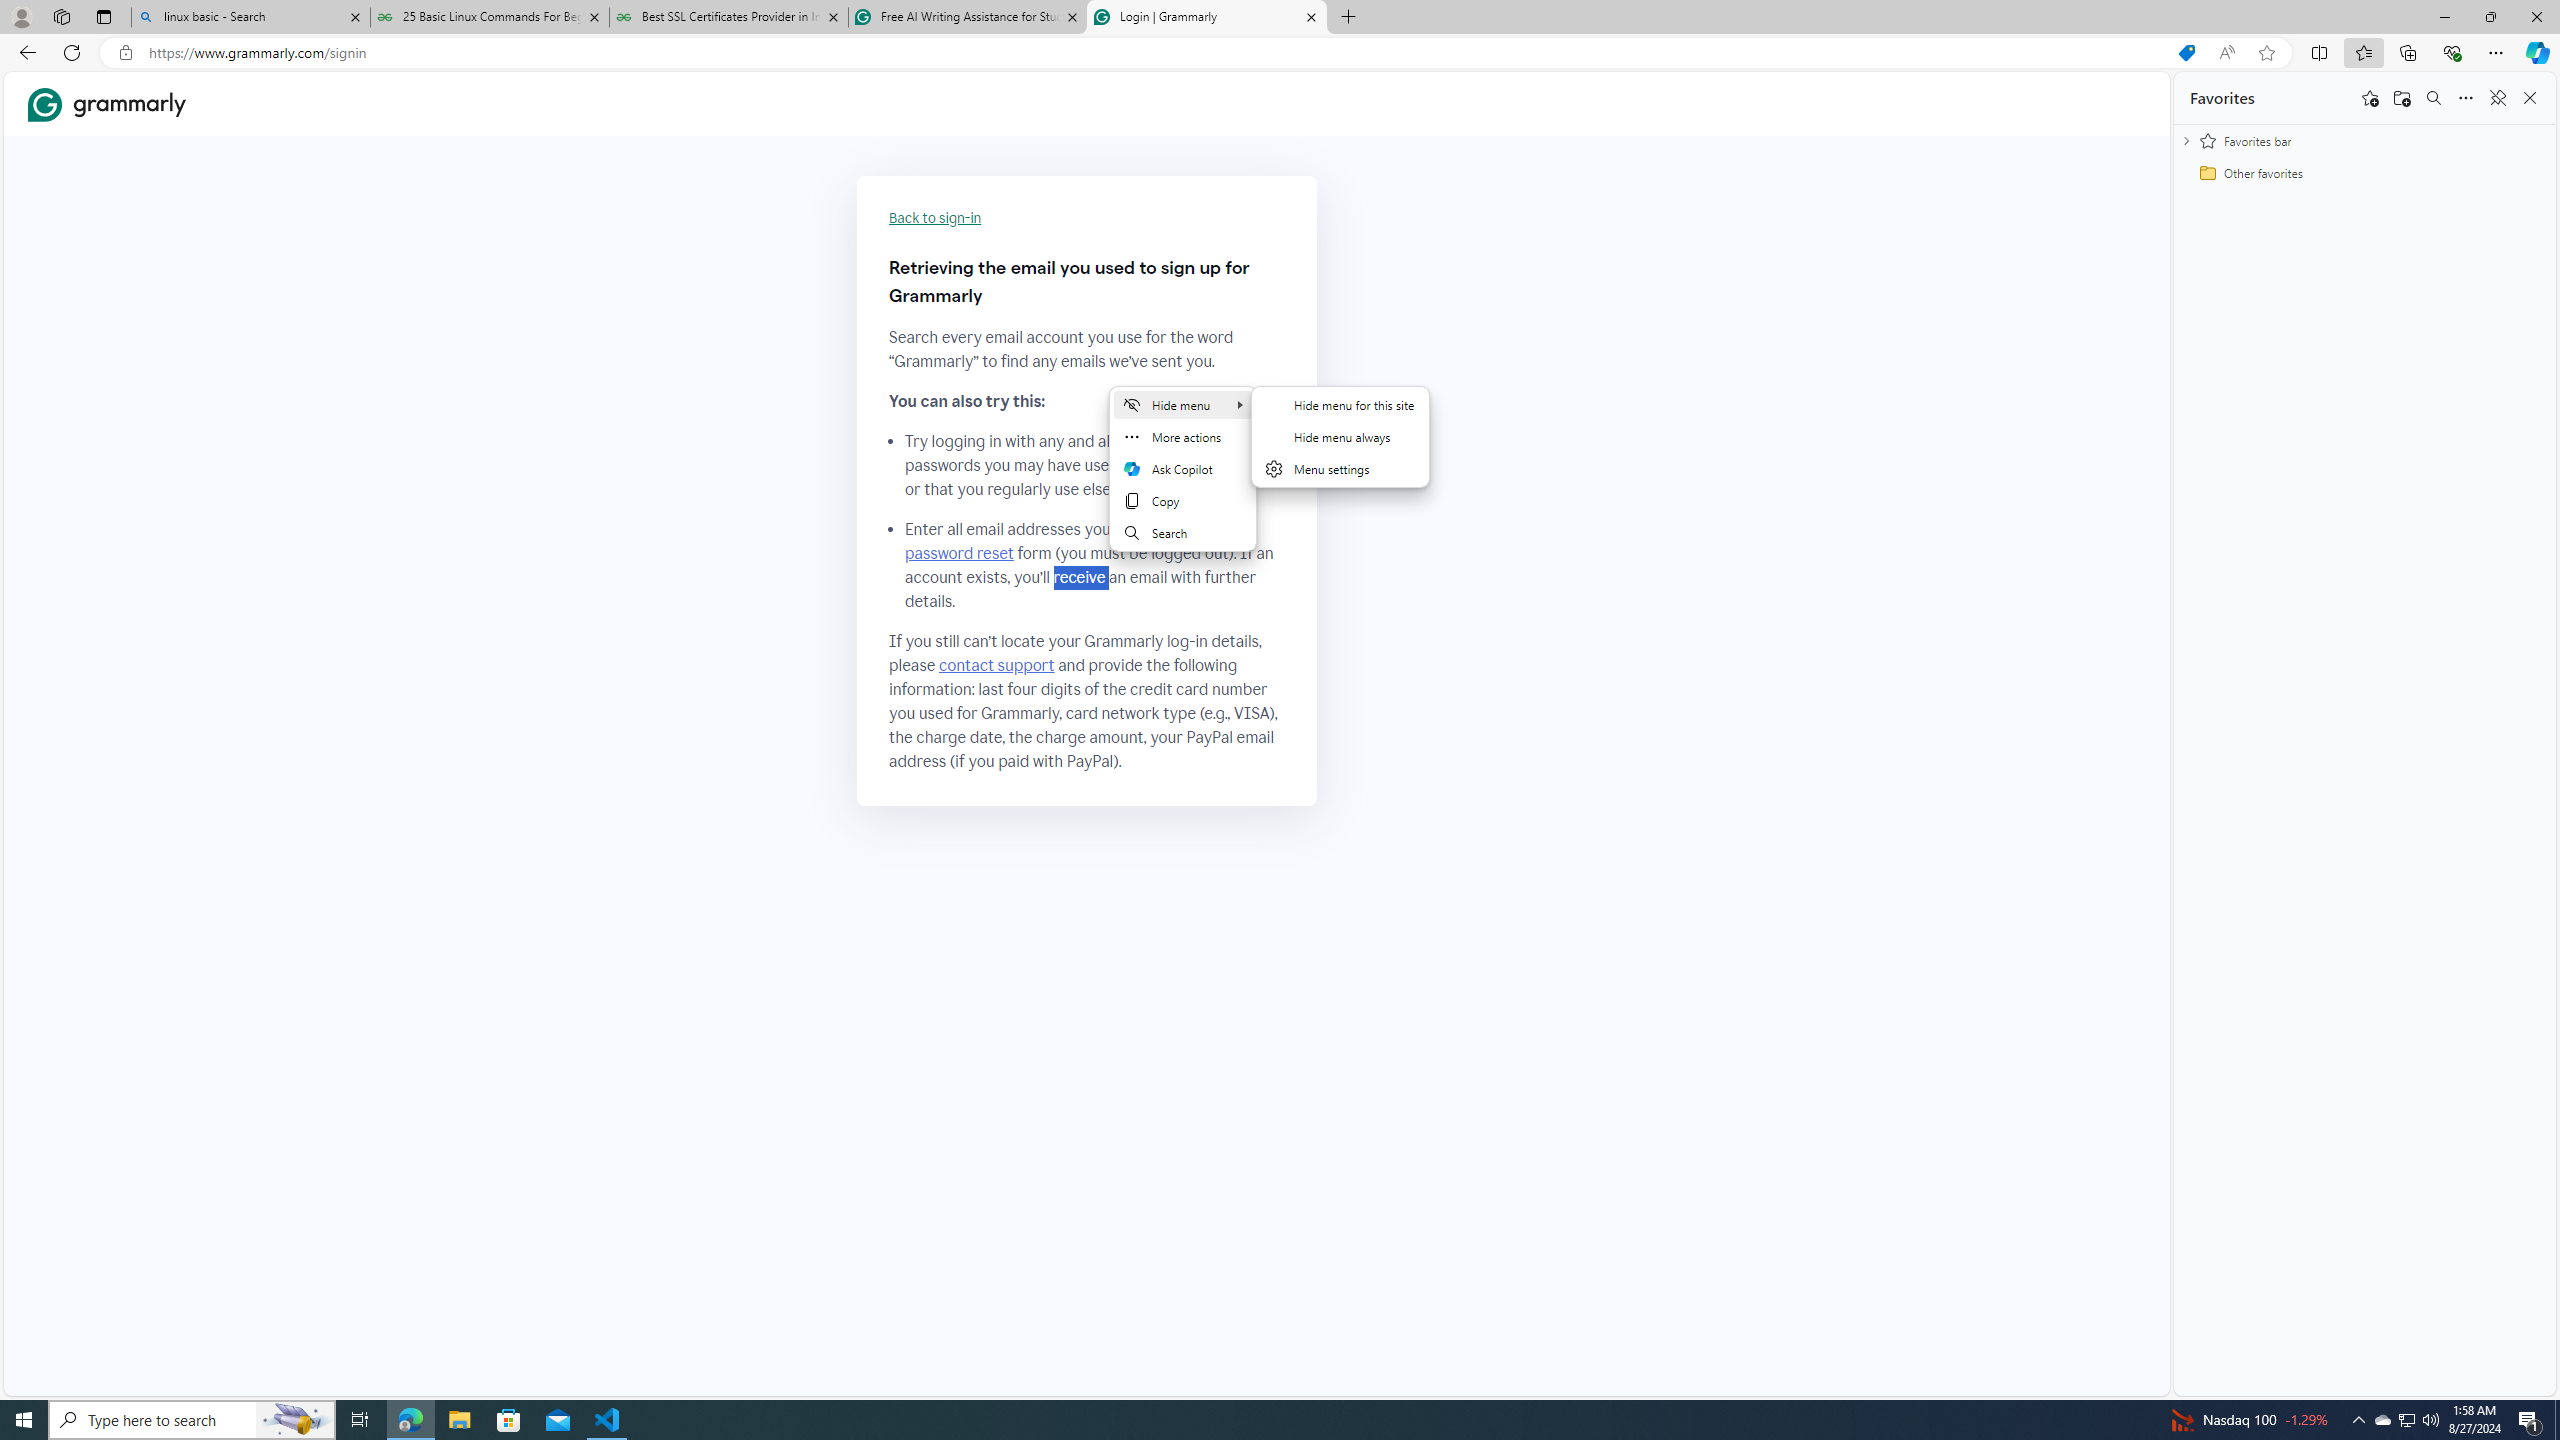  What do you see at coordinates (2433, 96) in the screenshot?
I see `'Search favorites'` at bounding box center [2433, 96].